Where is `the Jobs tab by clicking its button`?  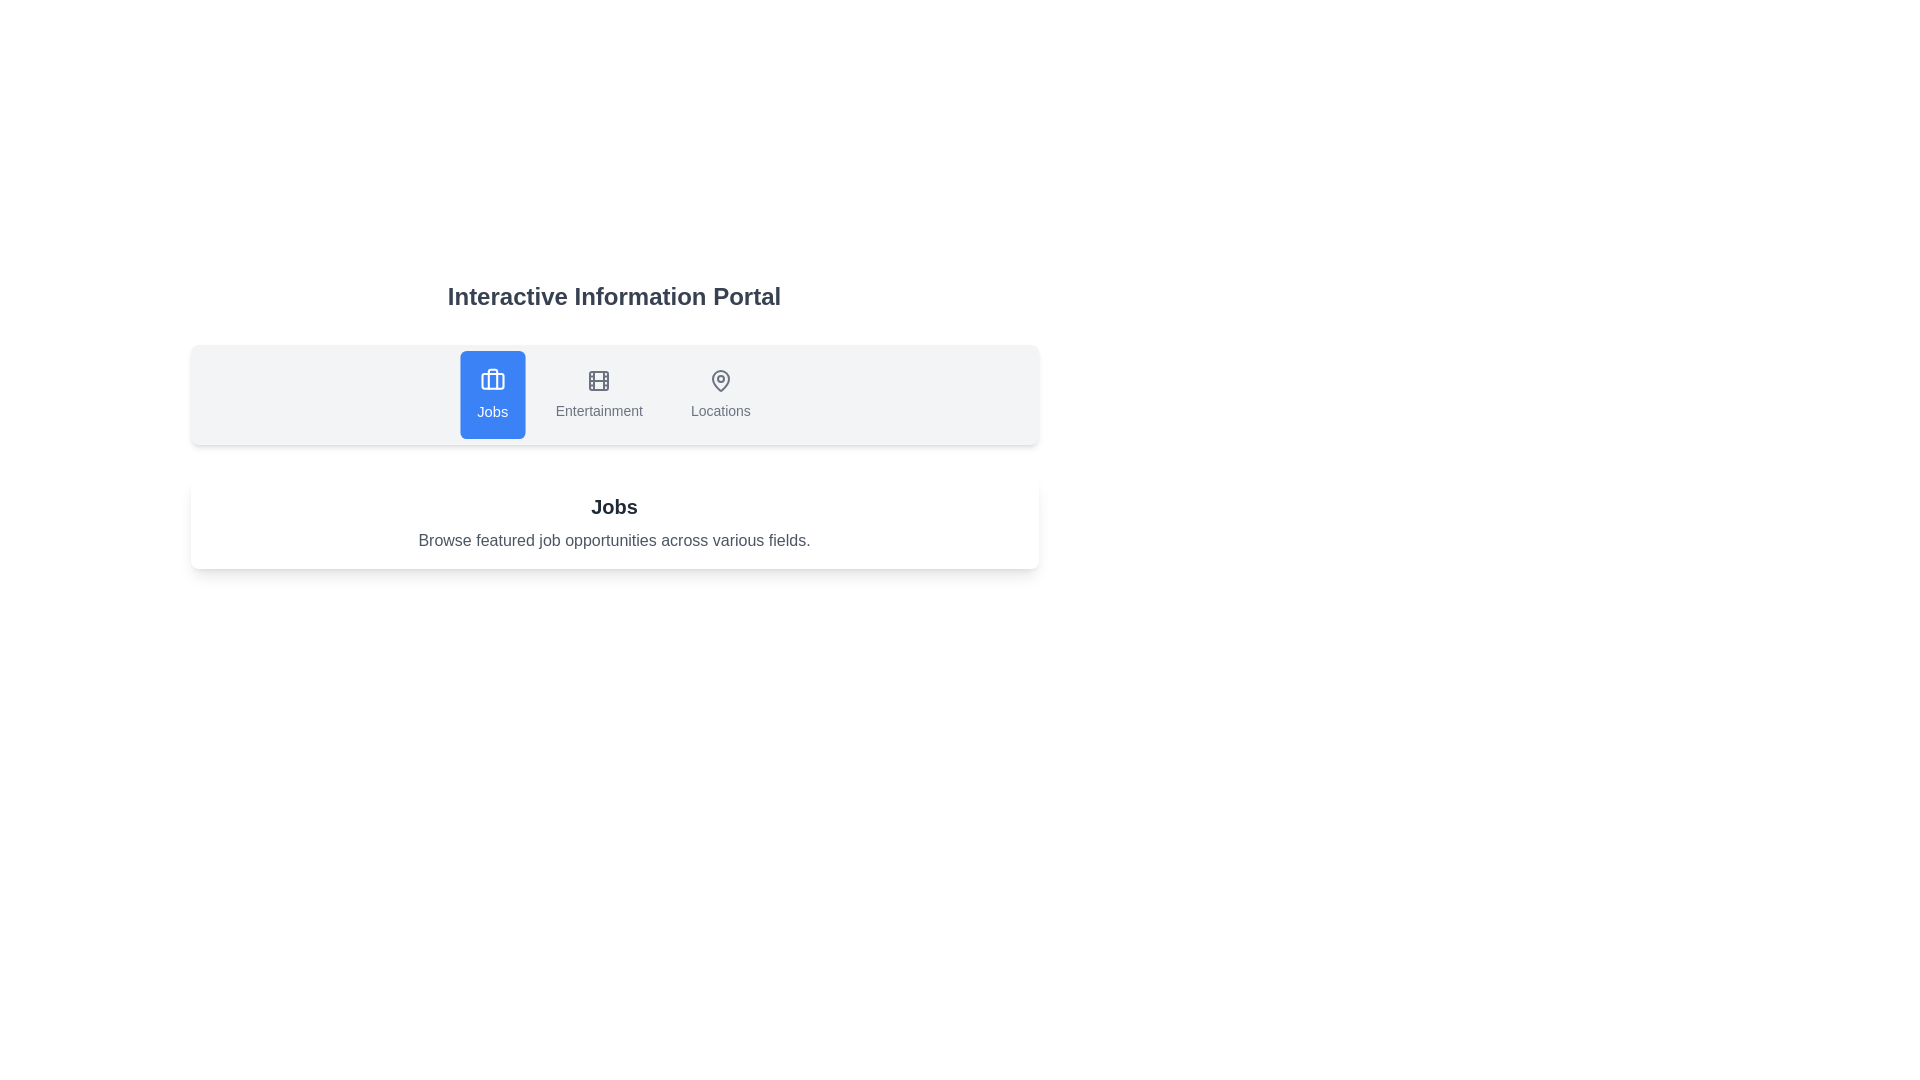 the Jobs tab by clicking its button is located at coordinates (492, 394).